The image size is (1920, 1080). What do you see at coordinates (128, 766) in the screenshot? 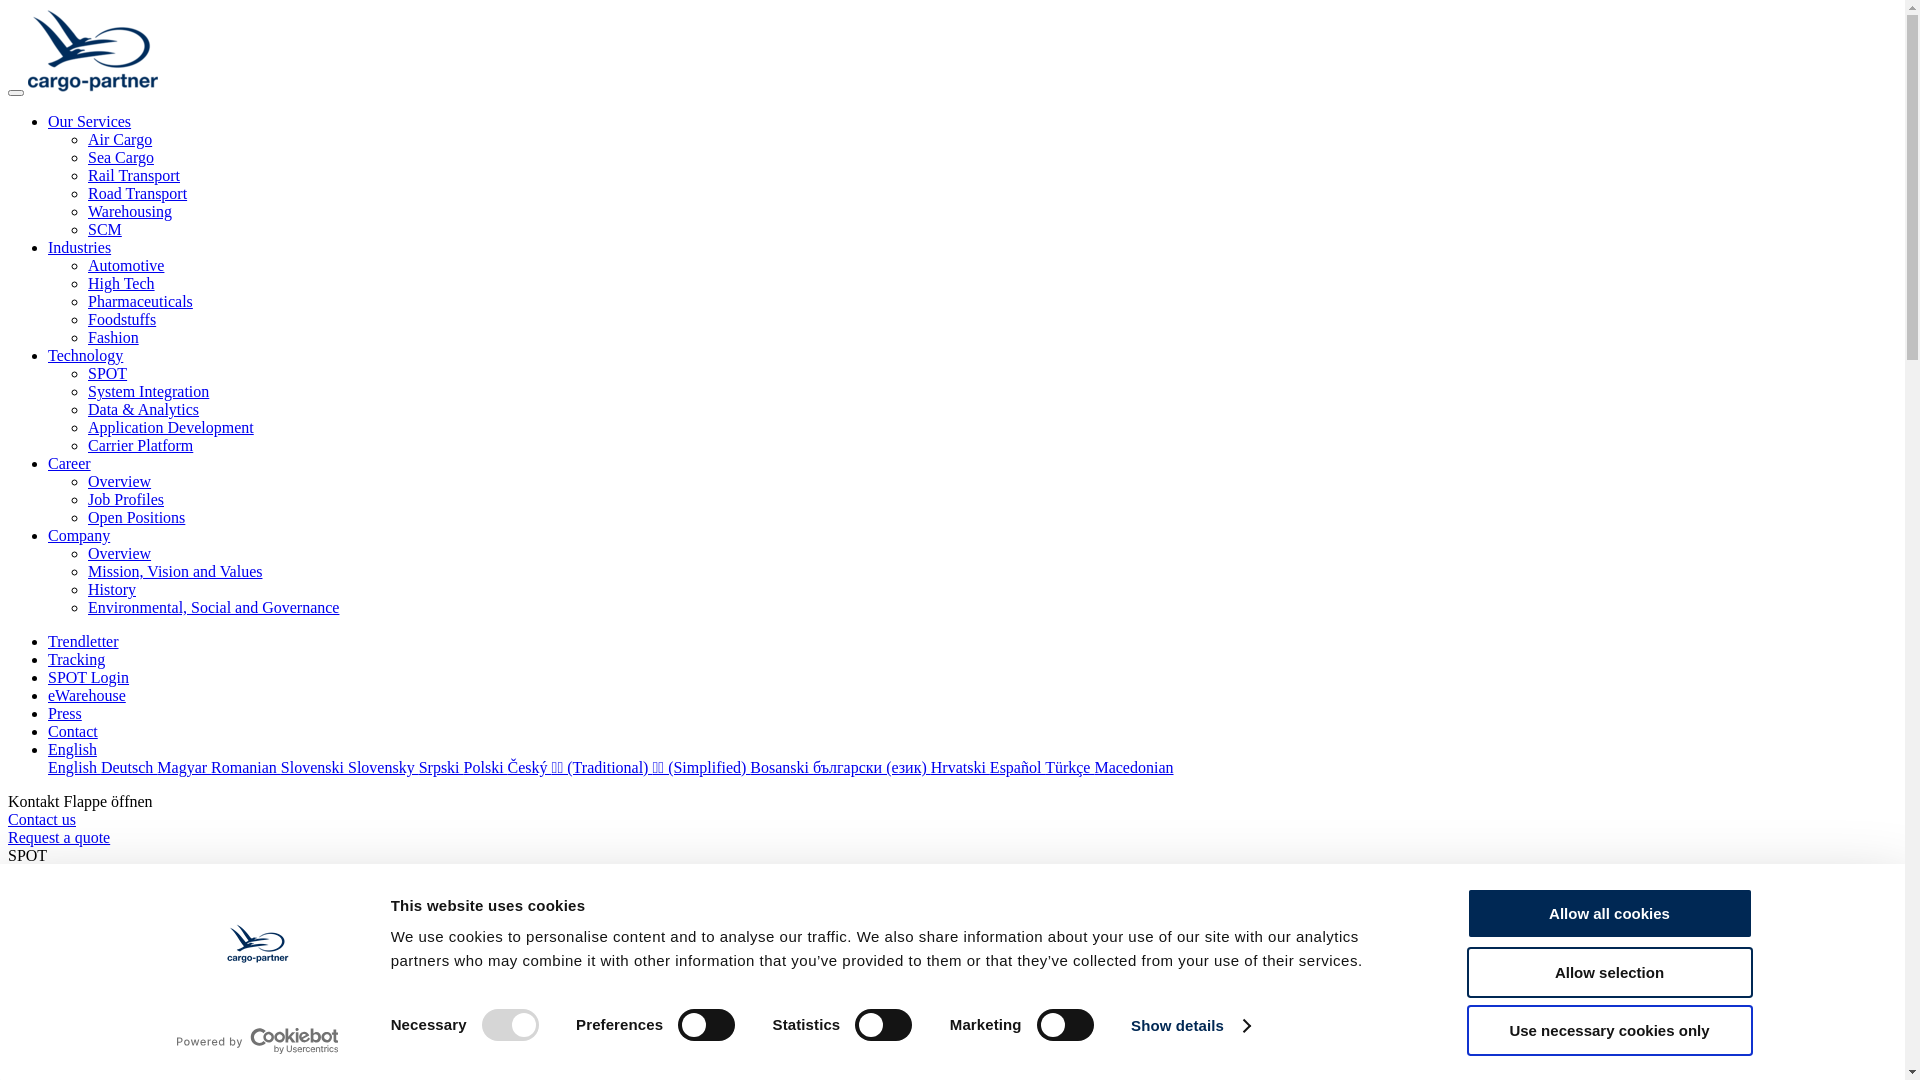
I see `'Deutsch'` at bounding box center [128, 766].